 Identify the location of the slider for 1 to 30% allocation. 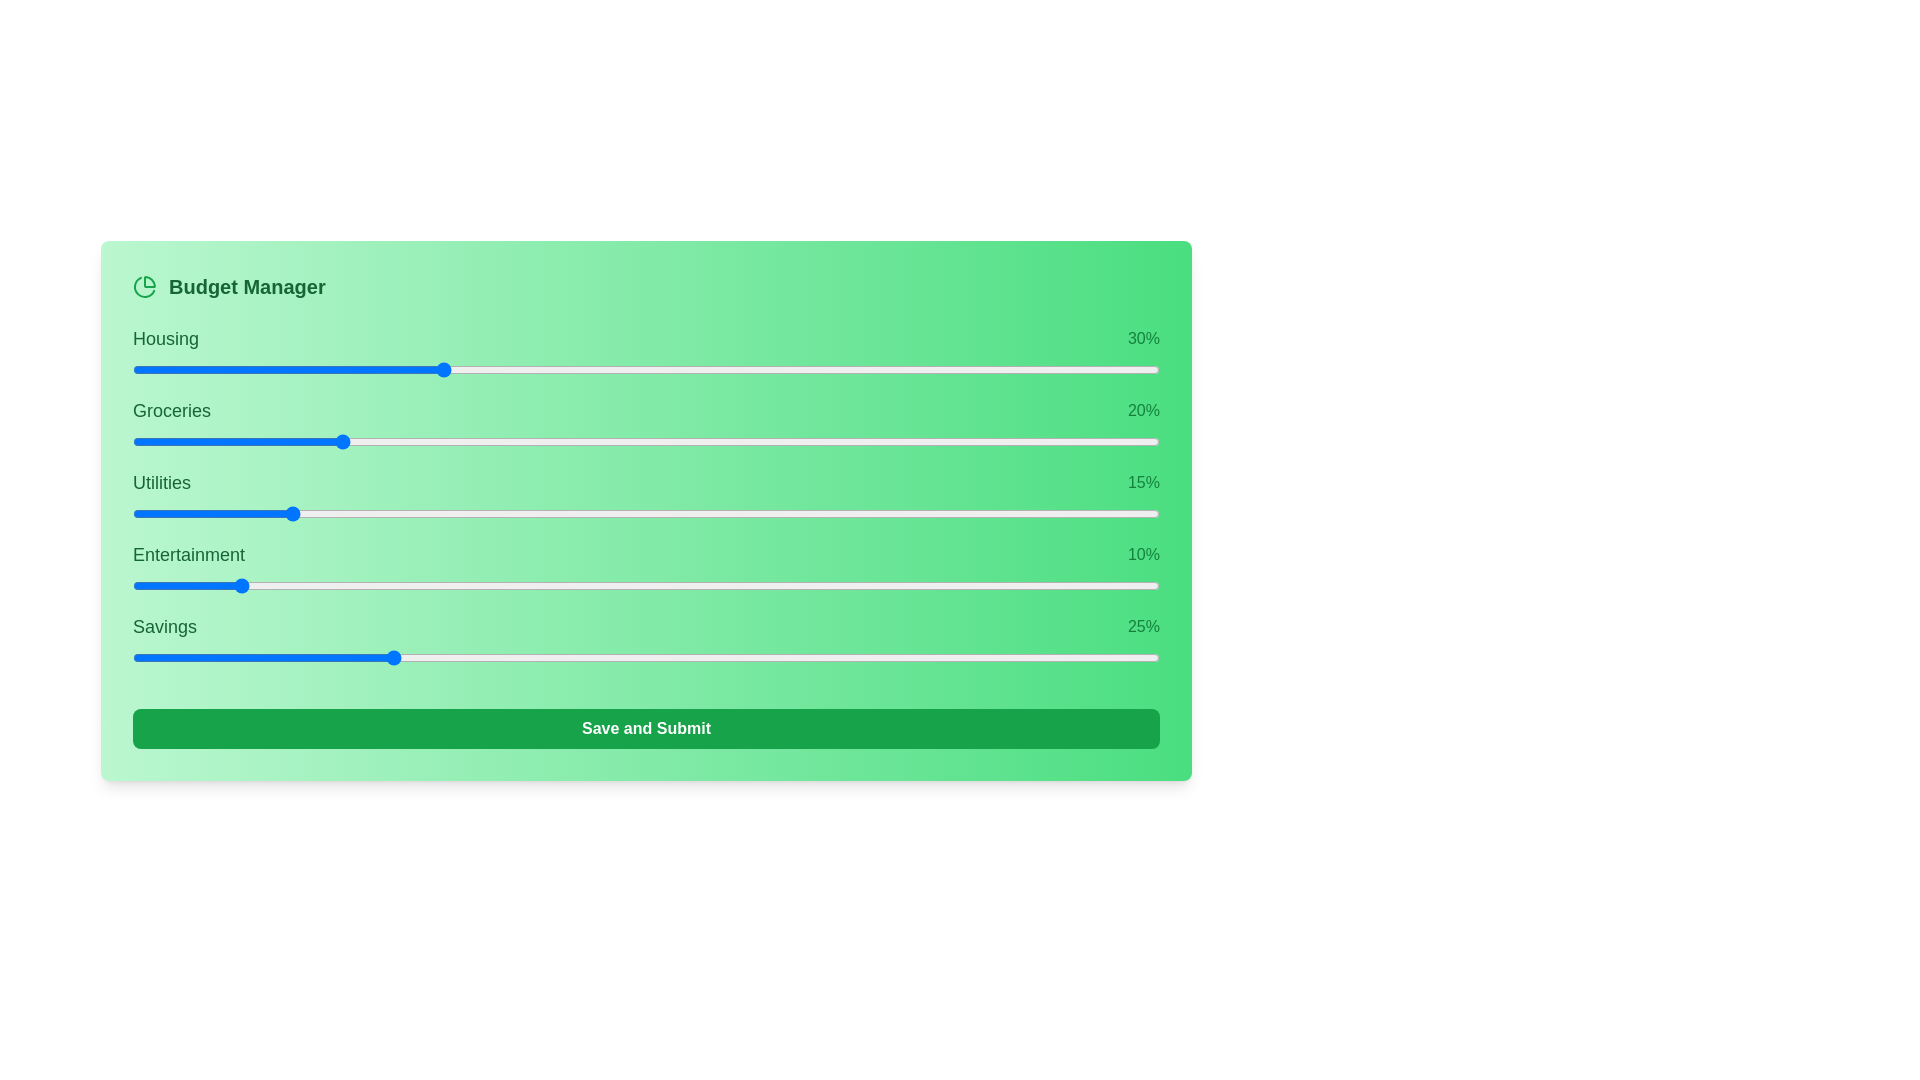
(800, 441).